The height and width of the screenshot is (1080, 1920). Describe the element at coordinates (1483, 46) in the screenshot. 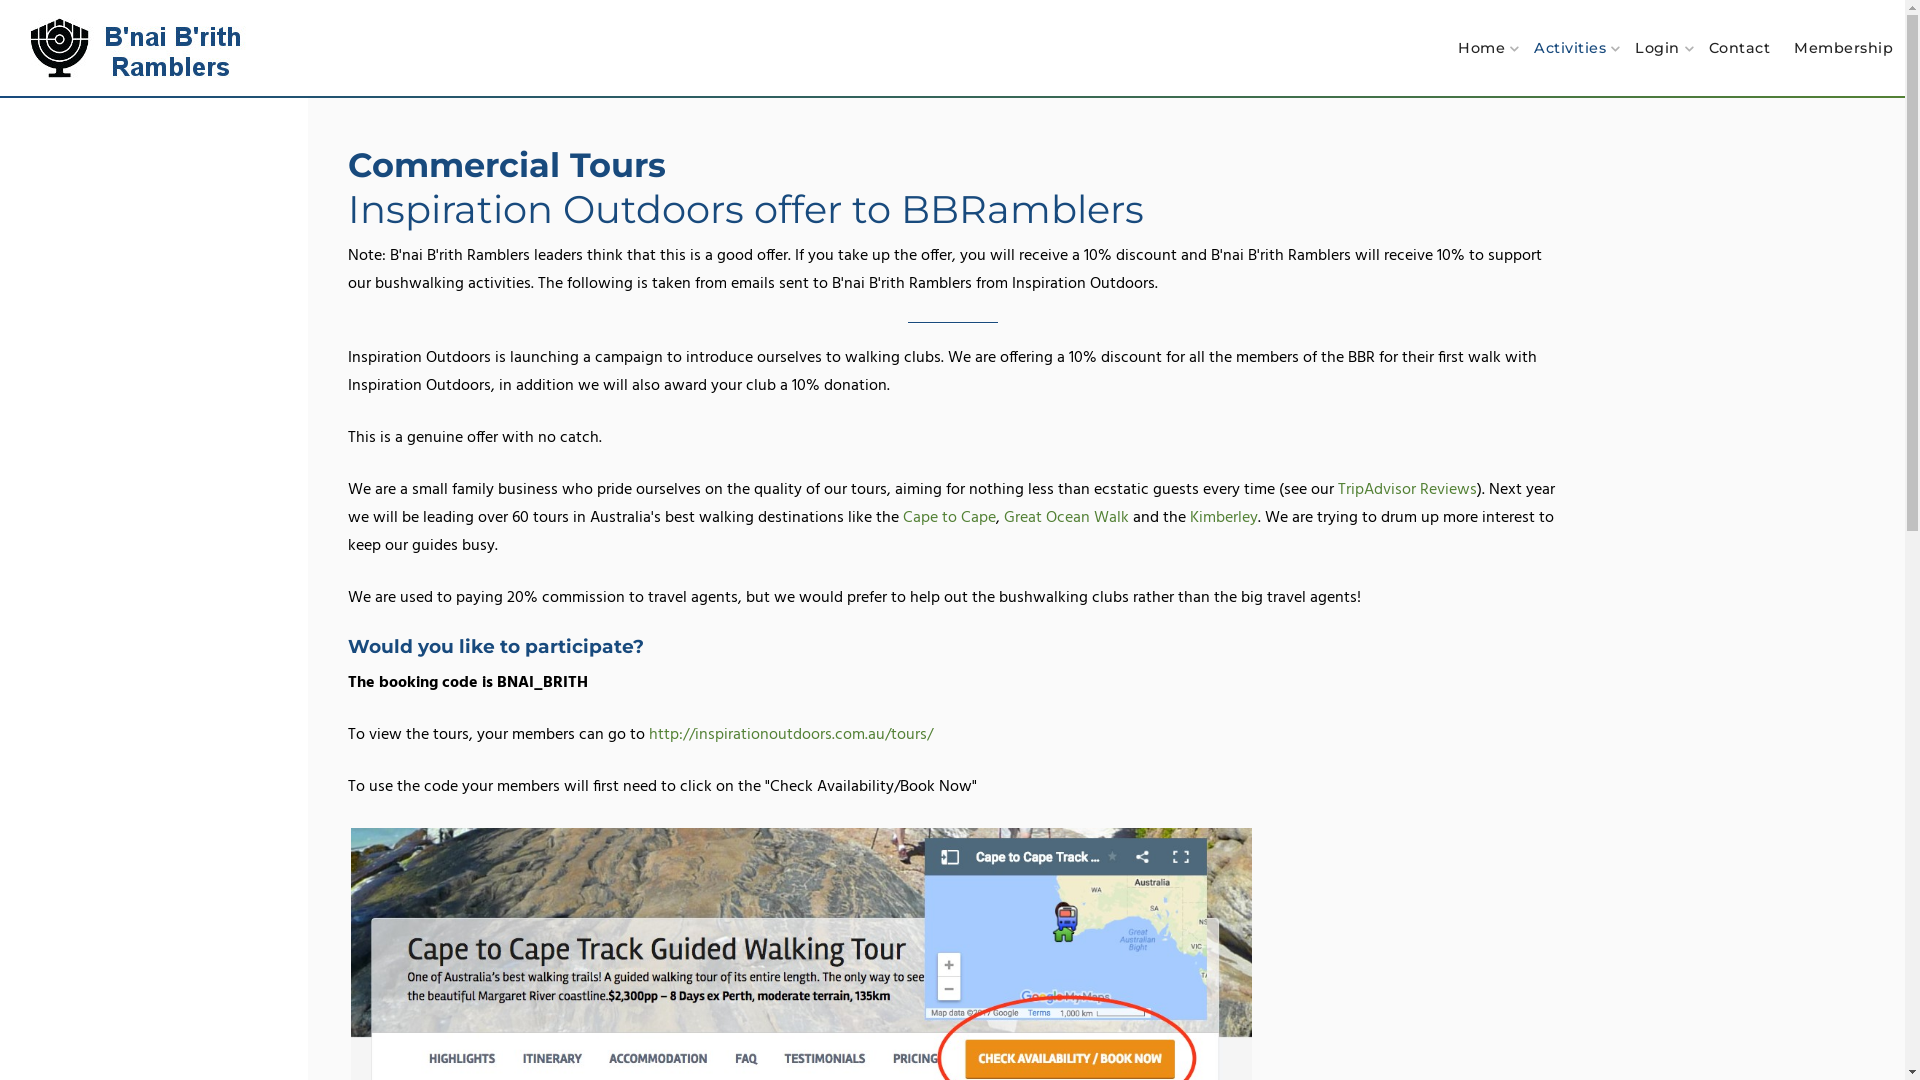

I see `'Home'` at that location.